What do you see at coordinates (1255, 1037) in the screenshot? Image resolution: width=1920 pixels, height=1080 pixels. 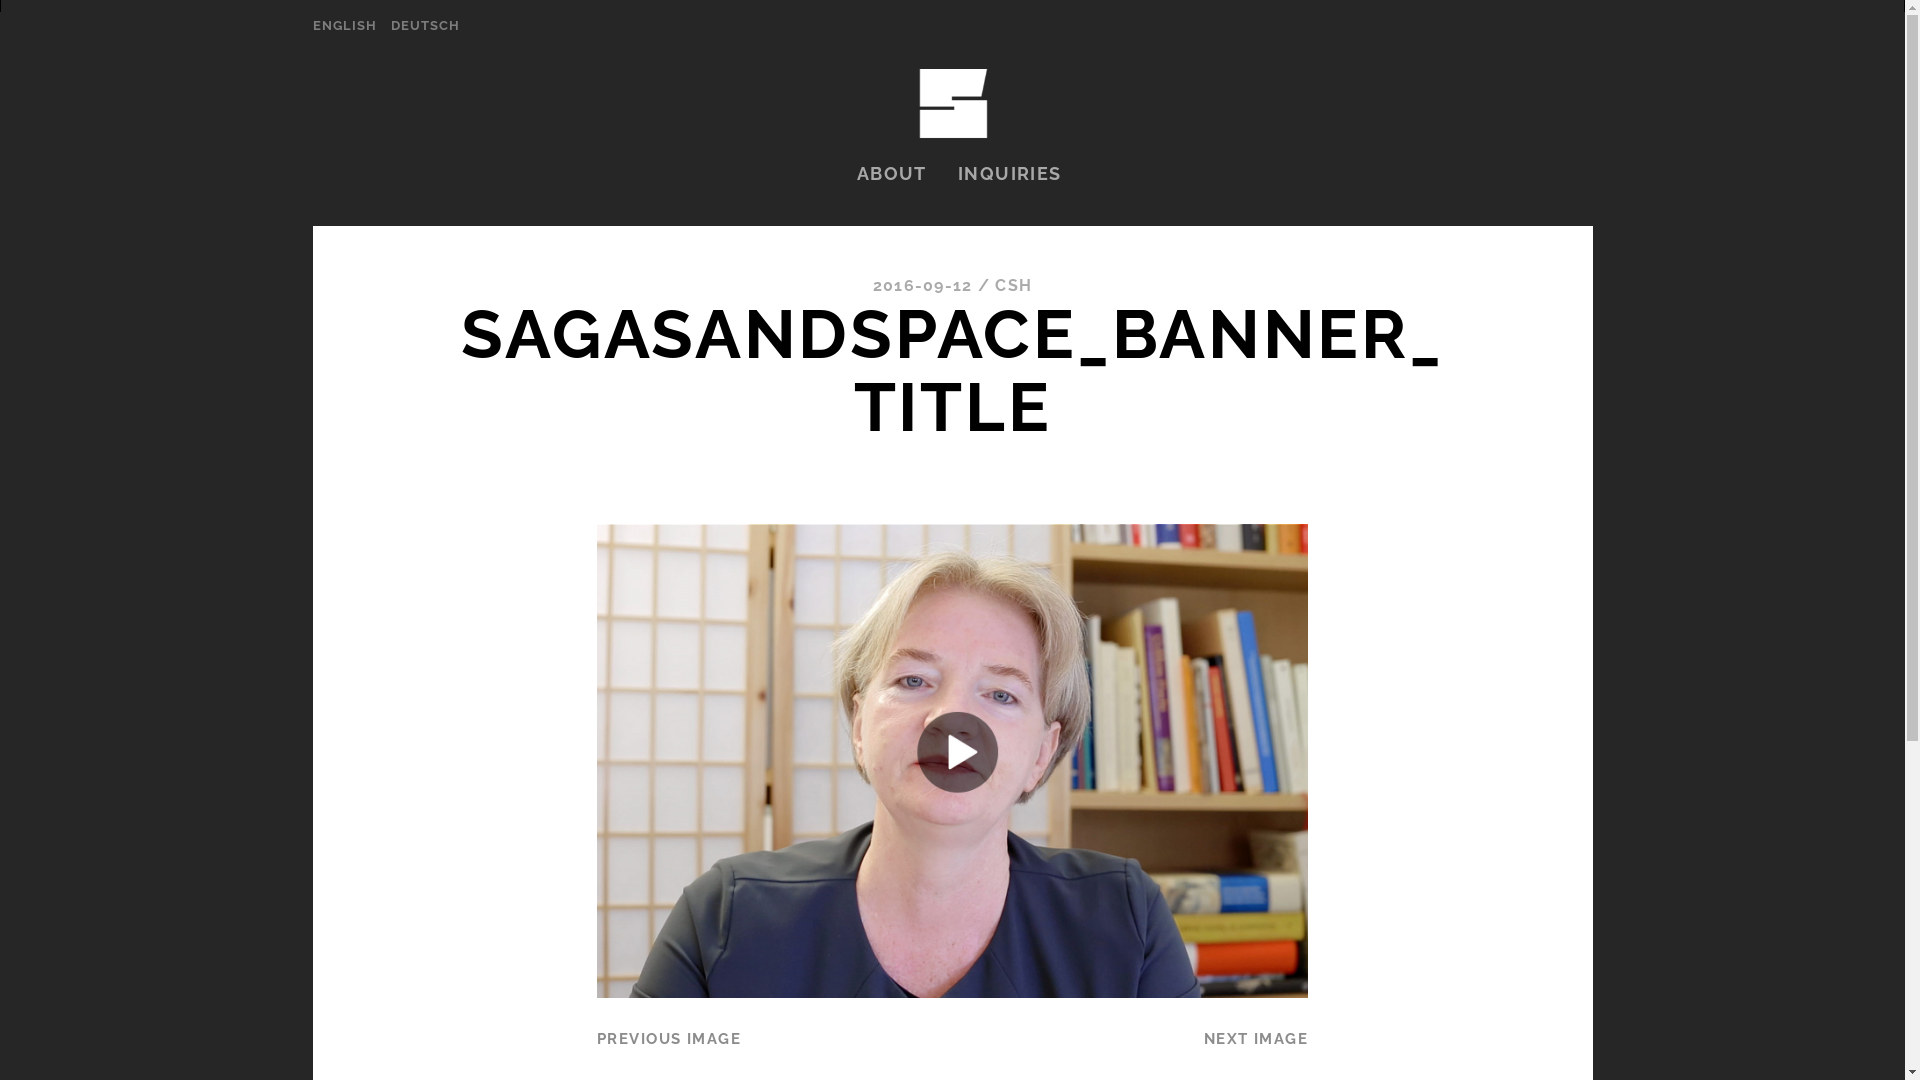 I see `'NEXT IMAGE'` at bounding box center [1255, 1037].